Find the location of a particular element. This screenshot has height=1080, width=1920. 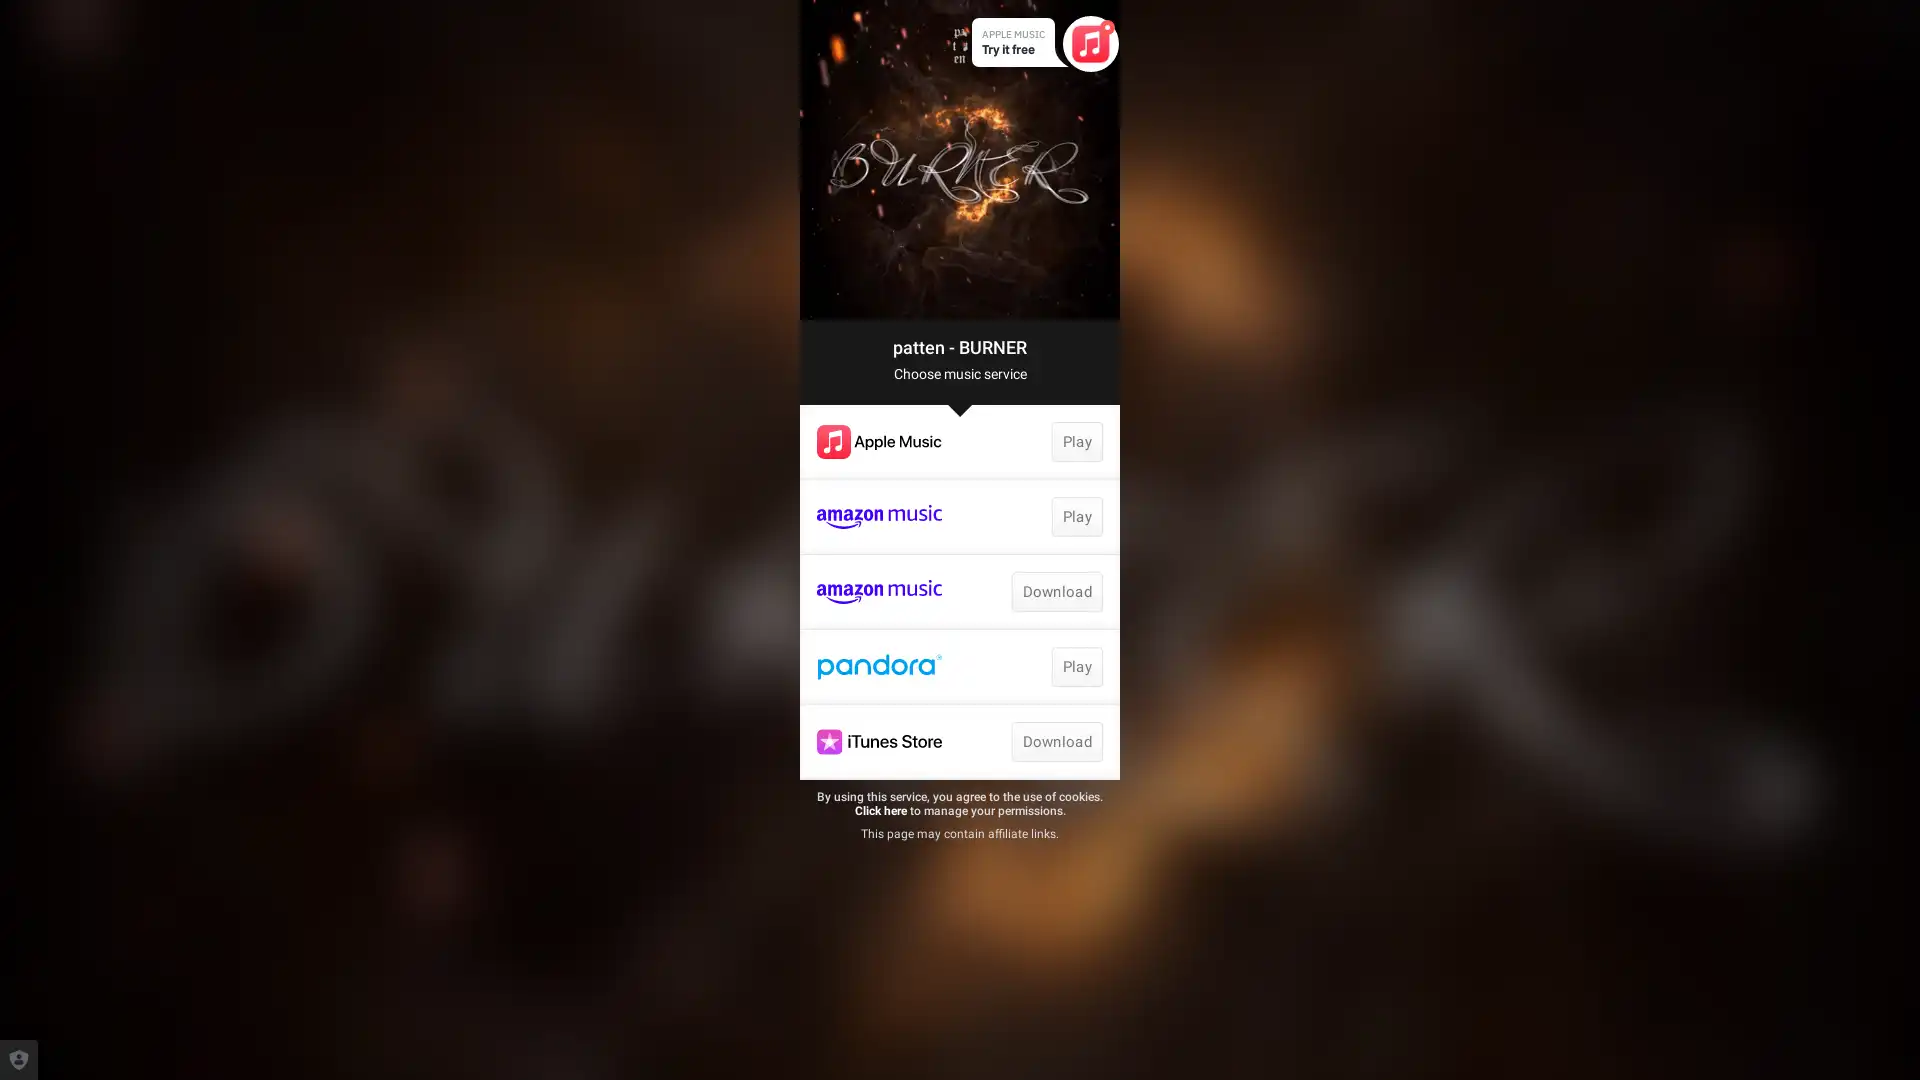

Download is located at coordinates (1055, 590).